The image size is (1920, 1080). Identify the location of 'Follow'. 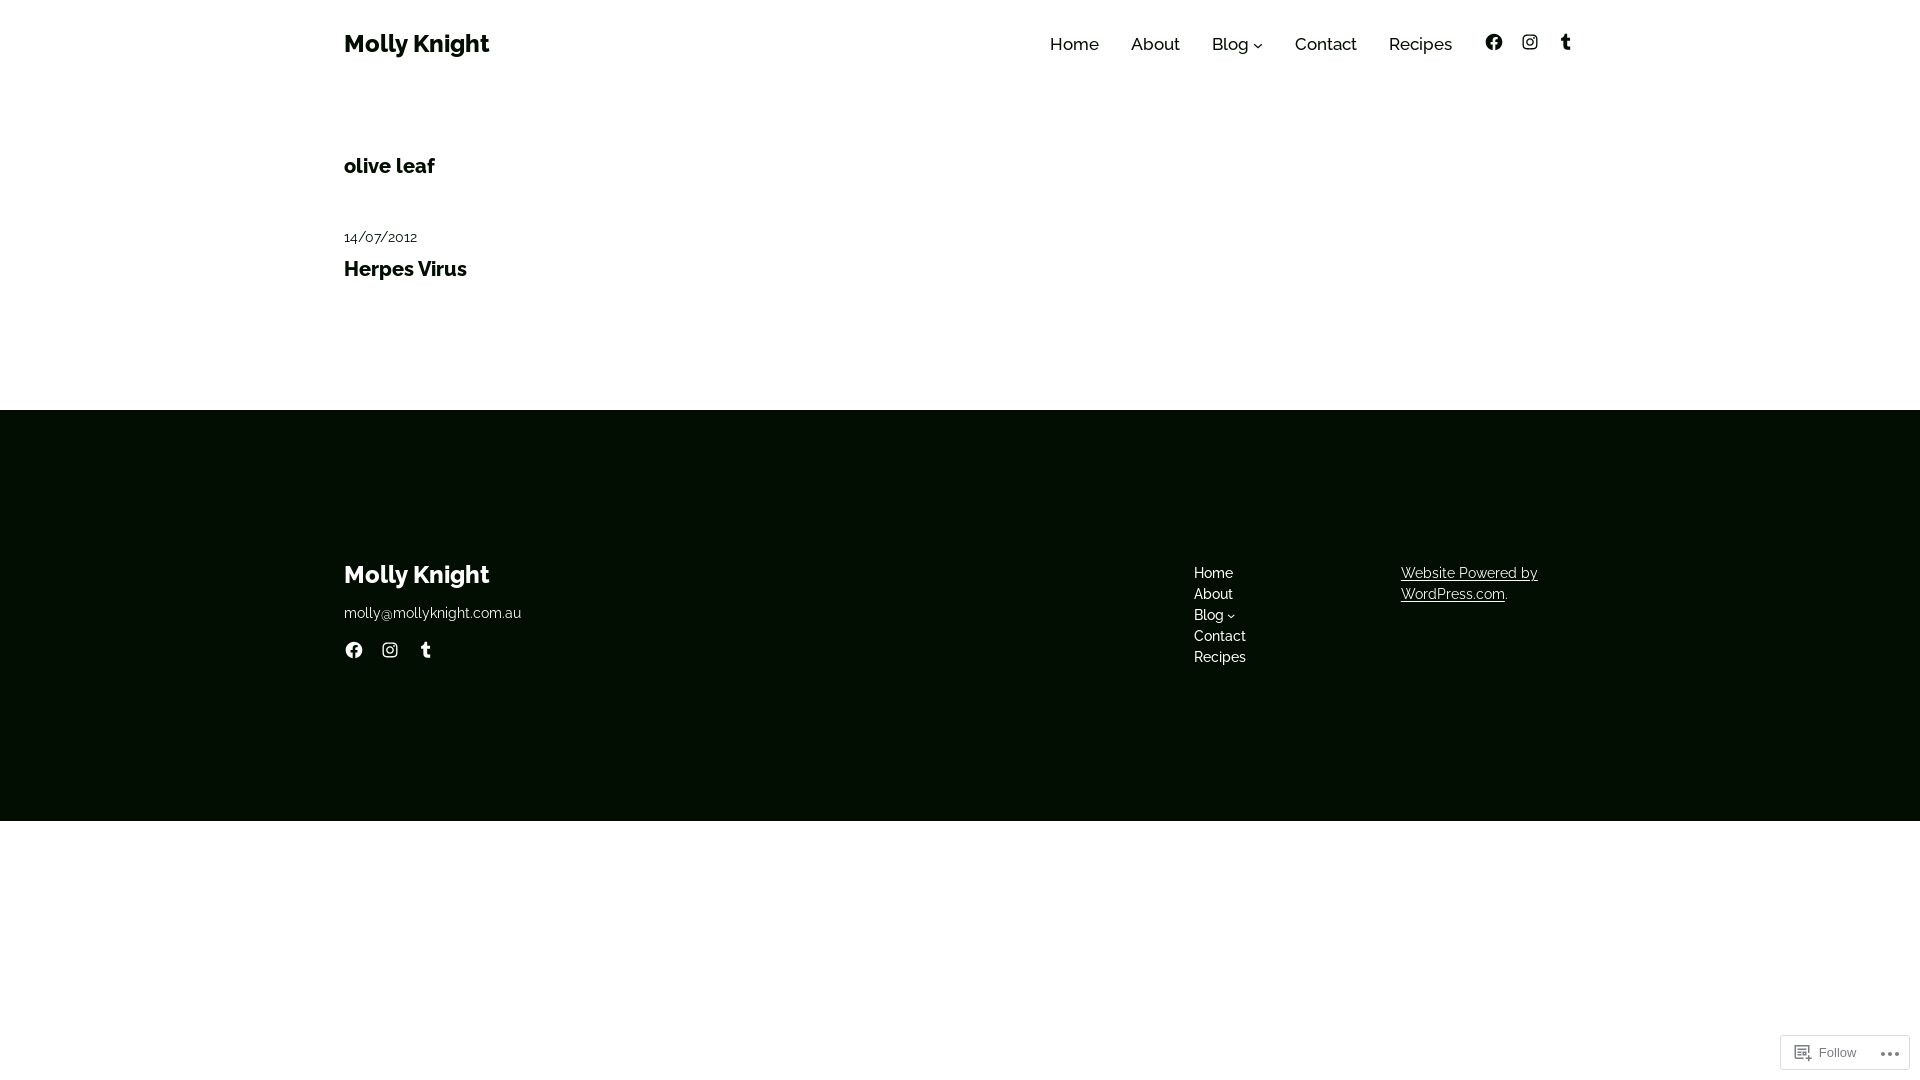
(1825, 1051).